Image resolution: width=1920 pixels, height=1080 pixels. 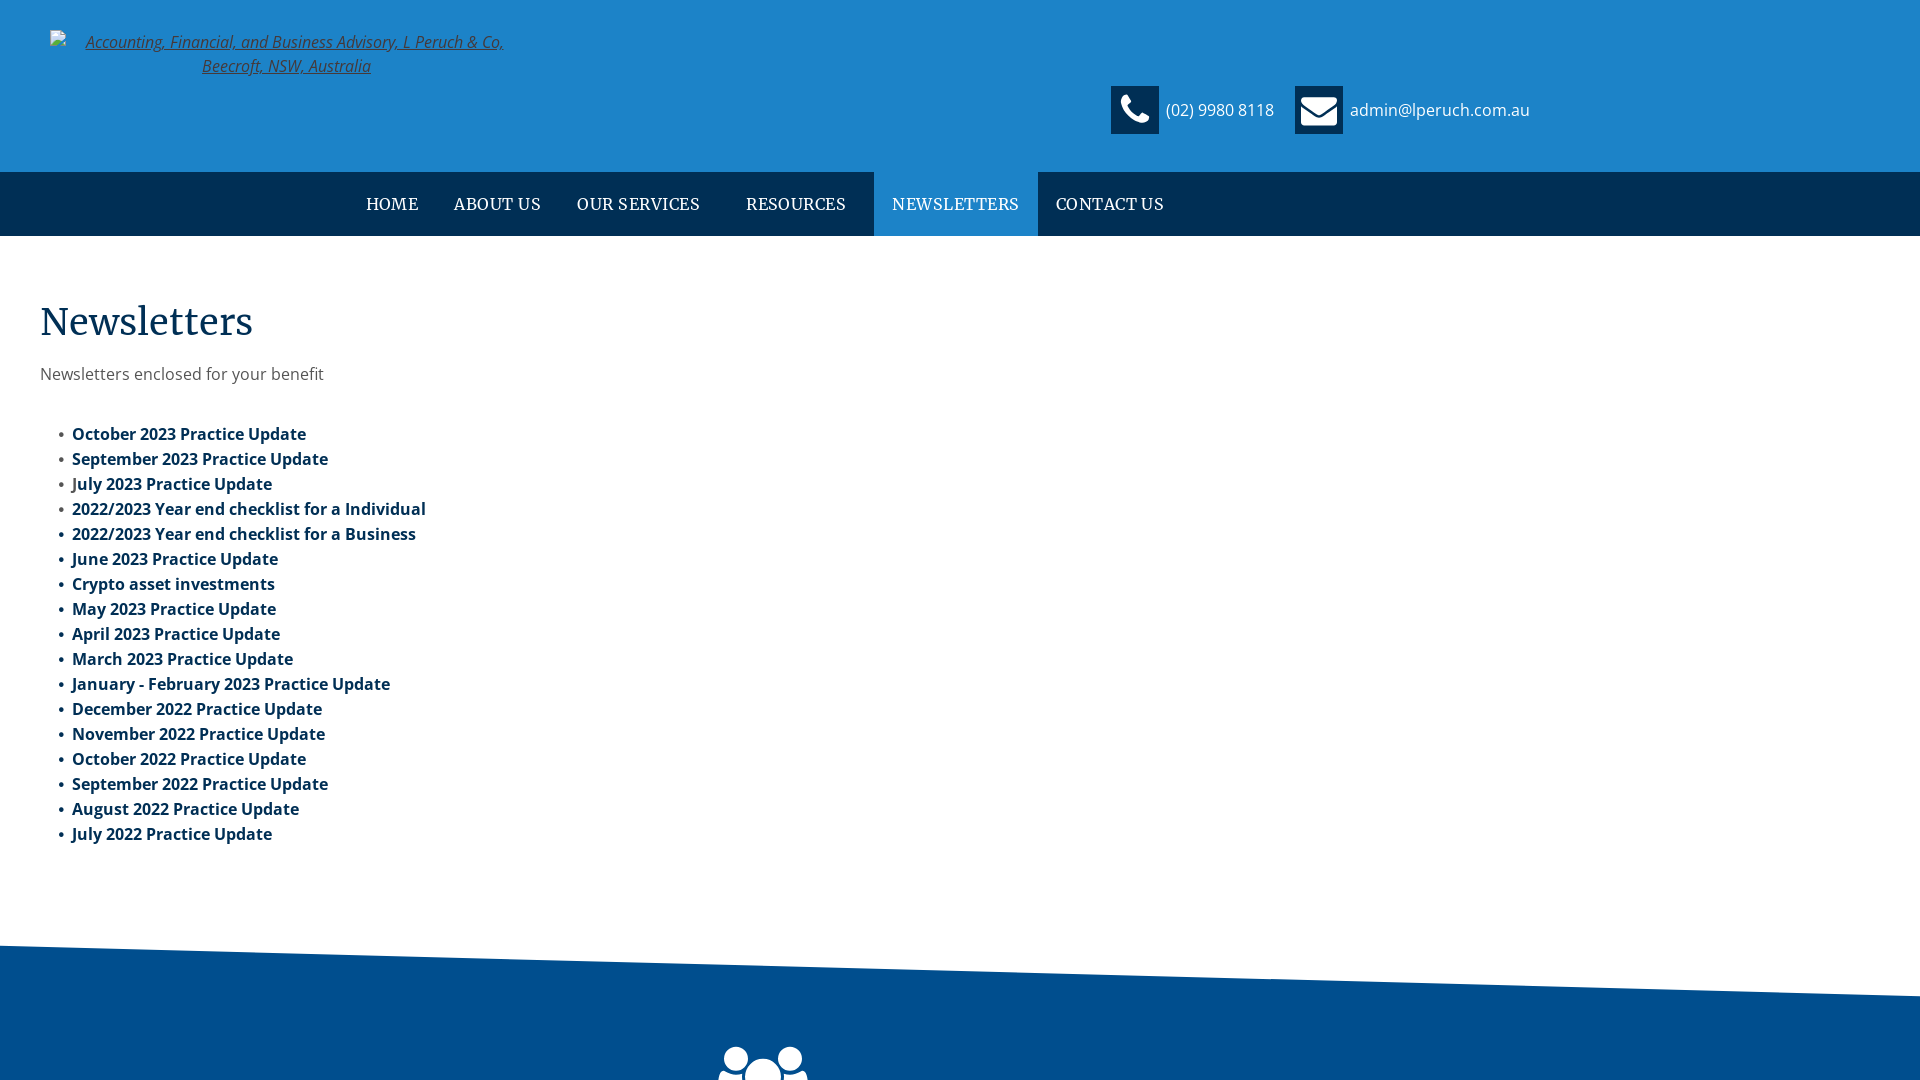 What do you see at coordinates (173, 608) in the screenshot?
I see `'May 2023 Practice Update'` at bounding box center [173, 608].